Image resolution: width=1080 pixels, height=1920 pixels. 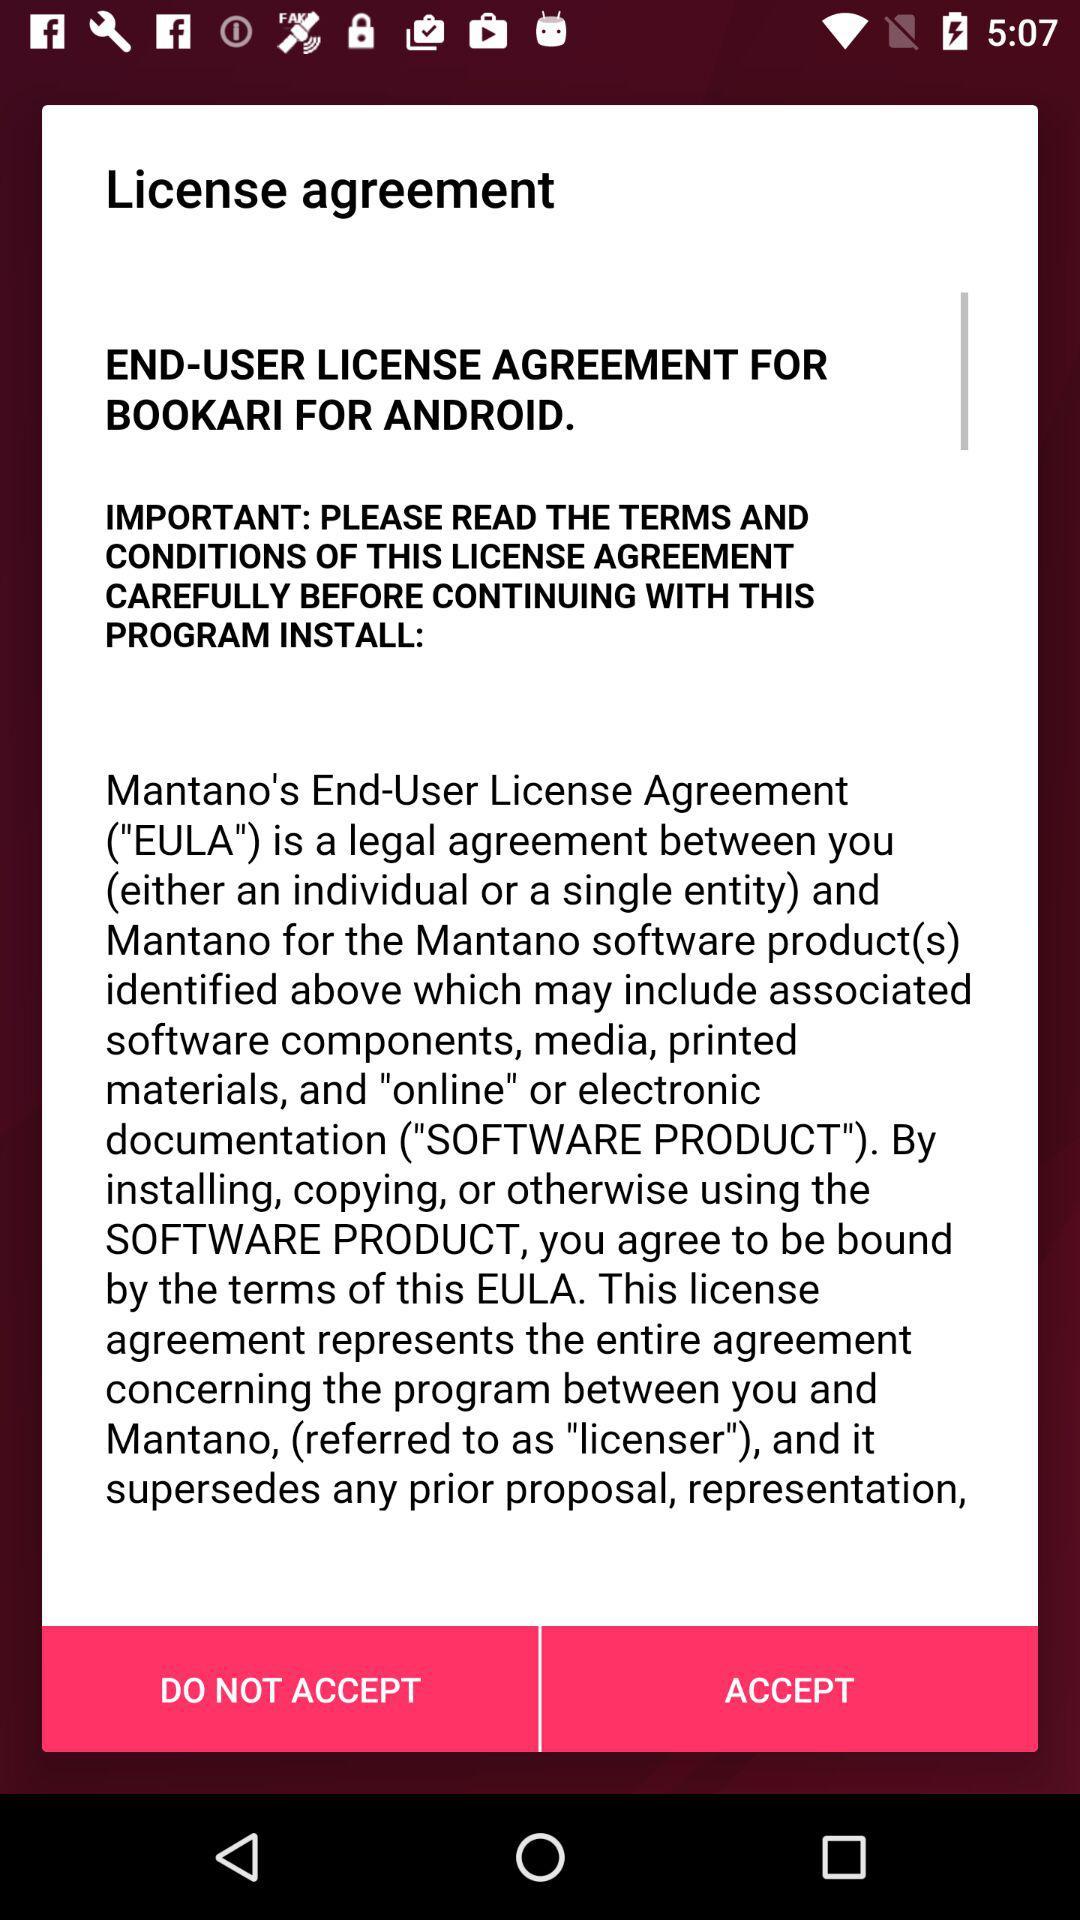 What do you see at coordinates (540, 896) in the screenshot?
I see `the item above do not accept icon` at bounding box center [540, 896].